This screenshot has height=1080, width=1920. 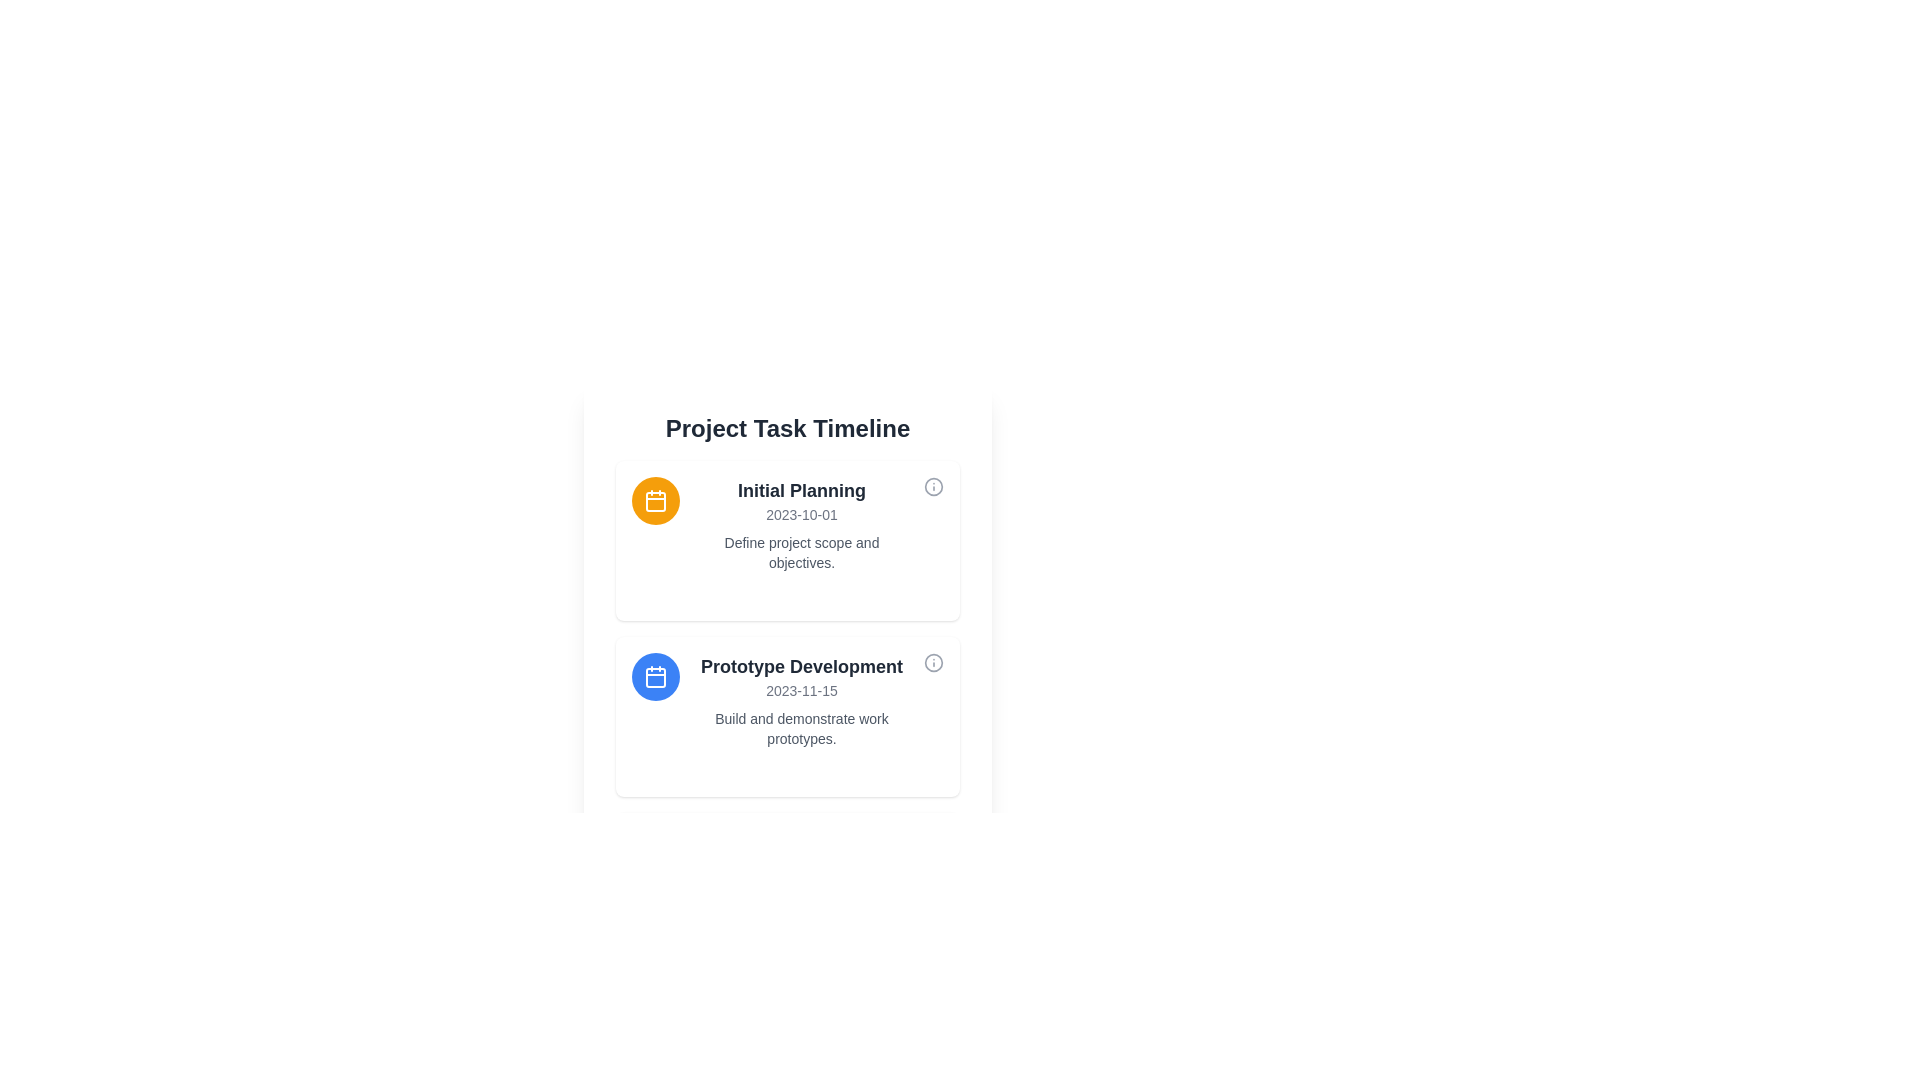 What do you see at coordinates (656, 500) in the screenshot?
I see `the circular icon with a bright orange background and a white calendar symbol located at the top left of the 'Initial Planning' task card` at bounding box center [656, 500].